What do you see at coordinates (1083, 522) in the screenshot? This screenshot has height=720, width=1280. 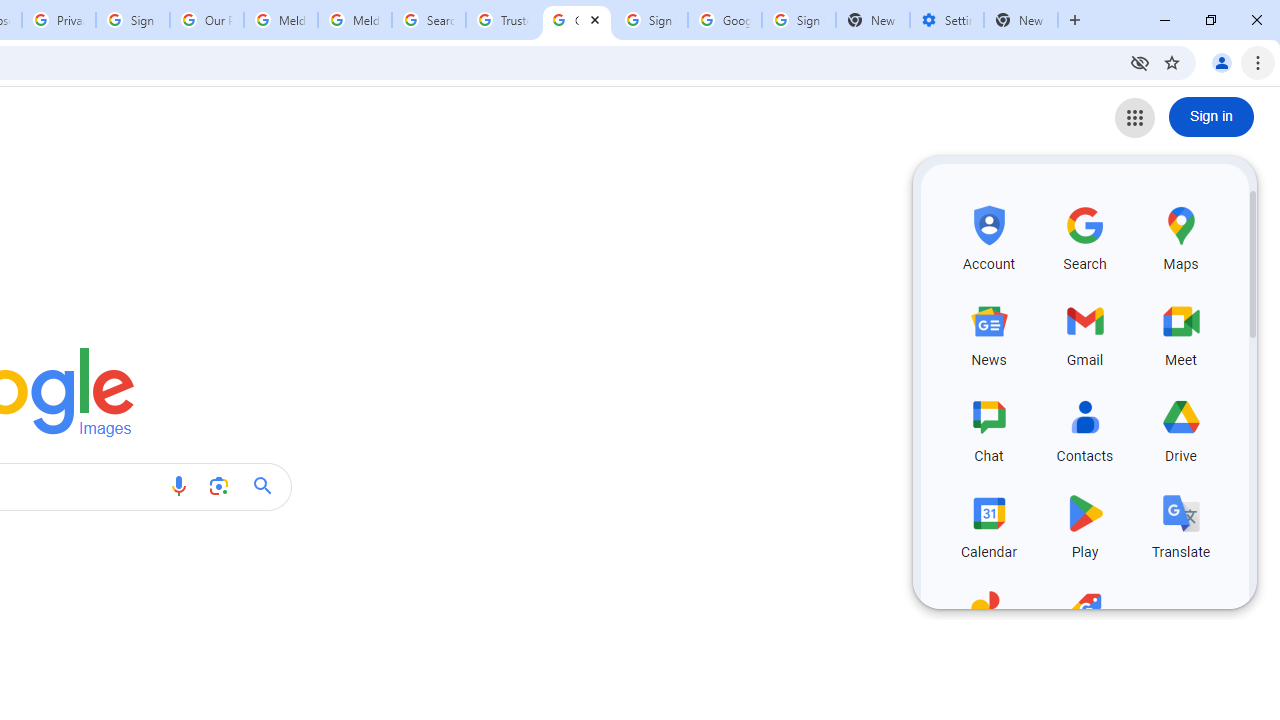 I see `'Play, row 4 of 5 and column 2 of 3 in the first section'` at bounding box center [1083, 522].